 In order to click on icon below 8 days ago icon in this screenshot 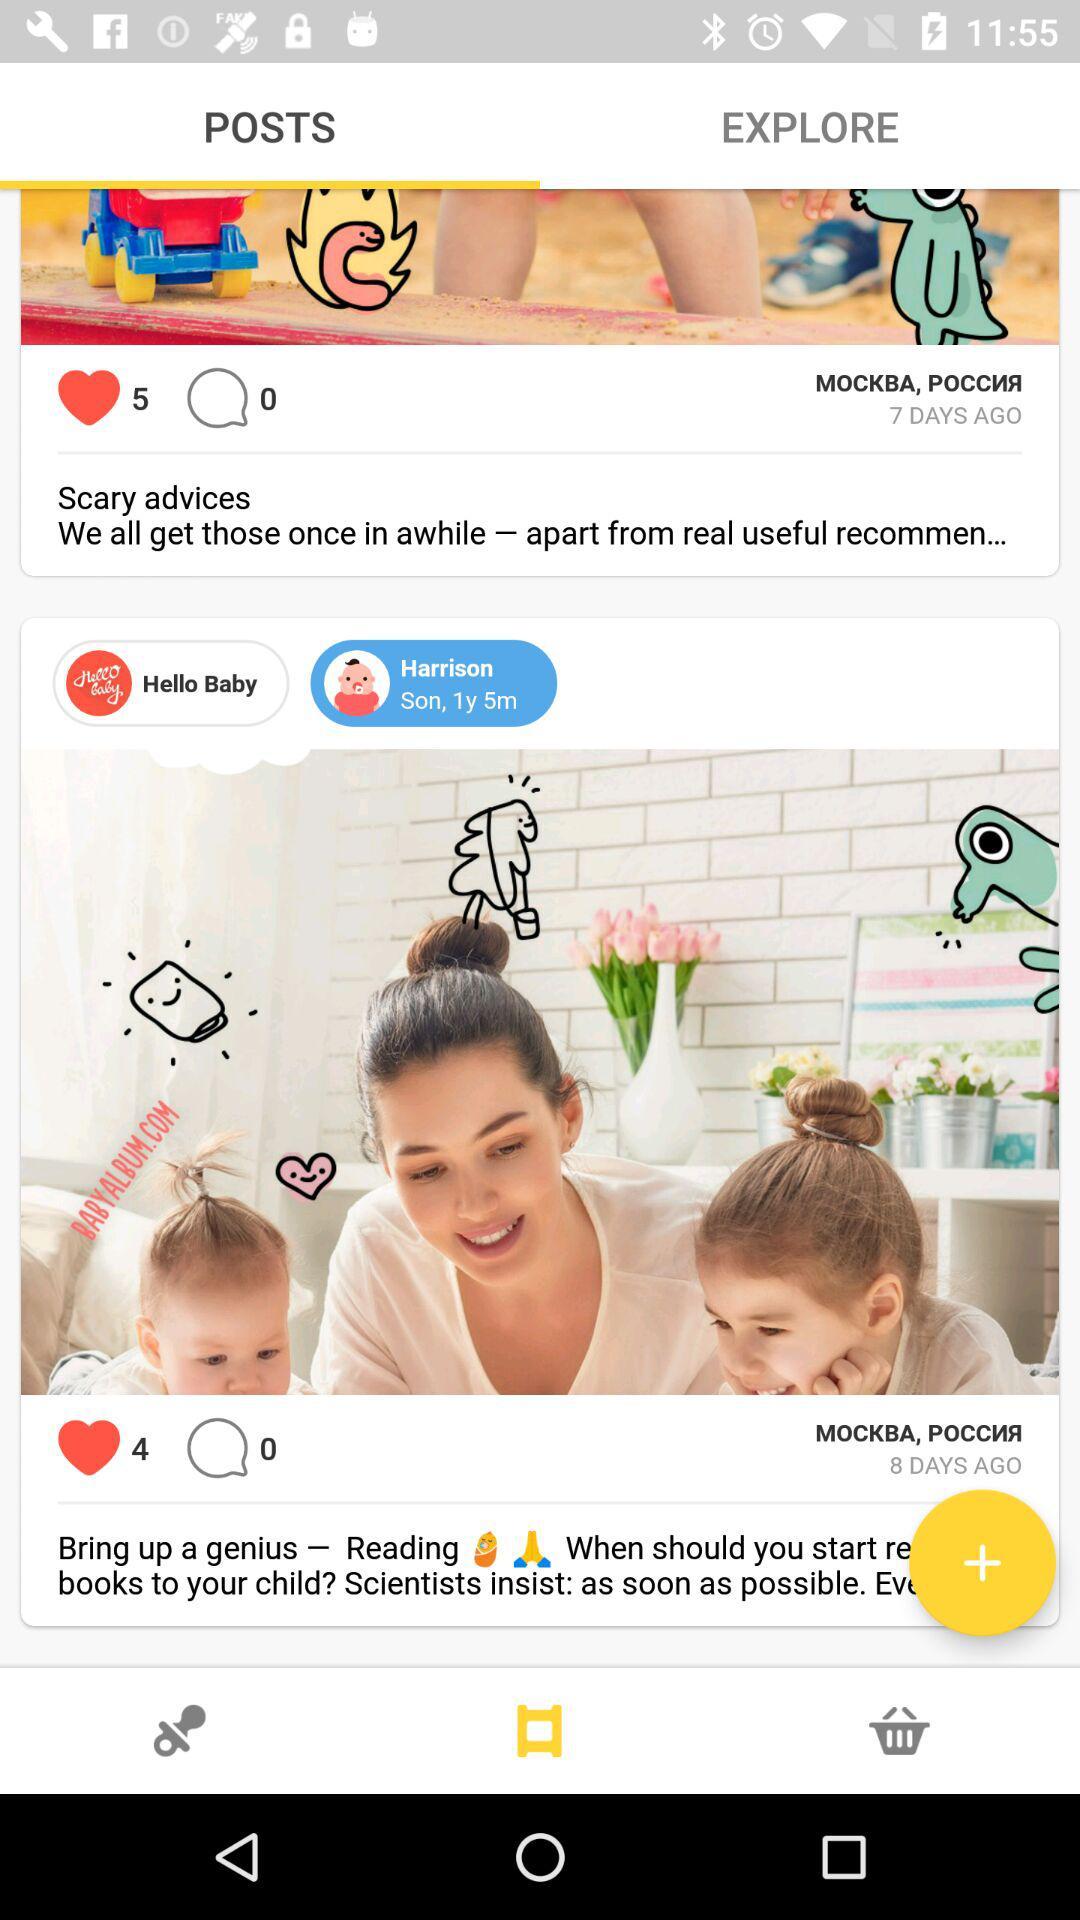, I will do `click(981, 1562)`.